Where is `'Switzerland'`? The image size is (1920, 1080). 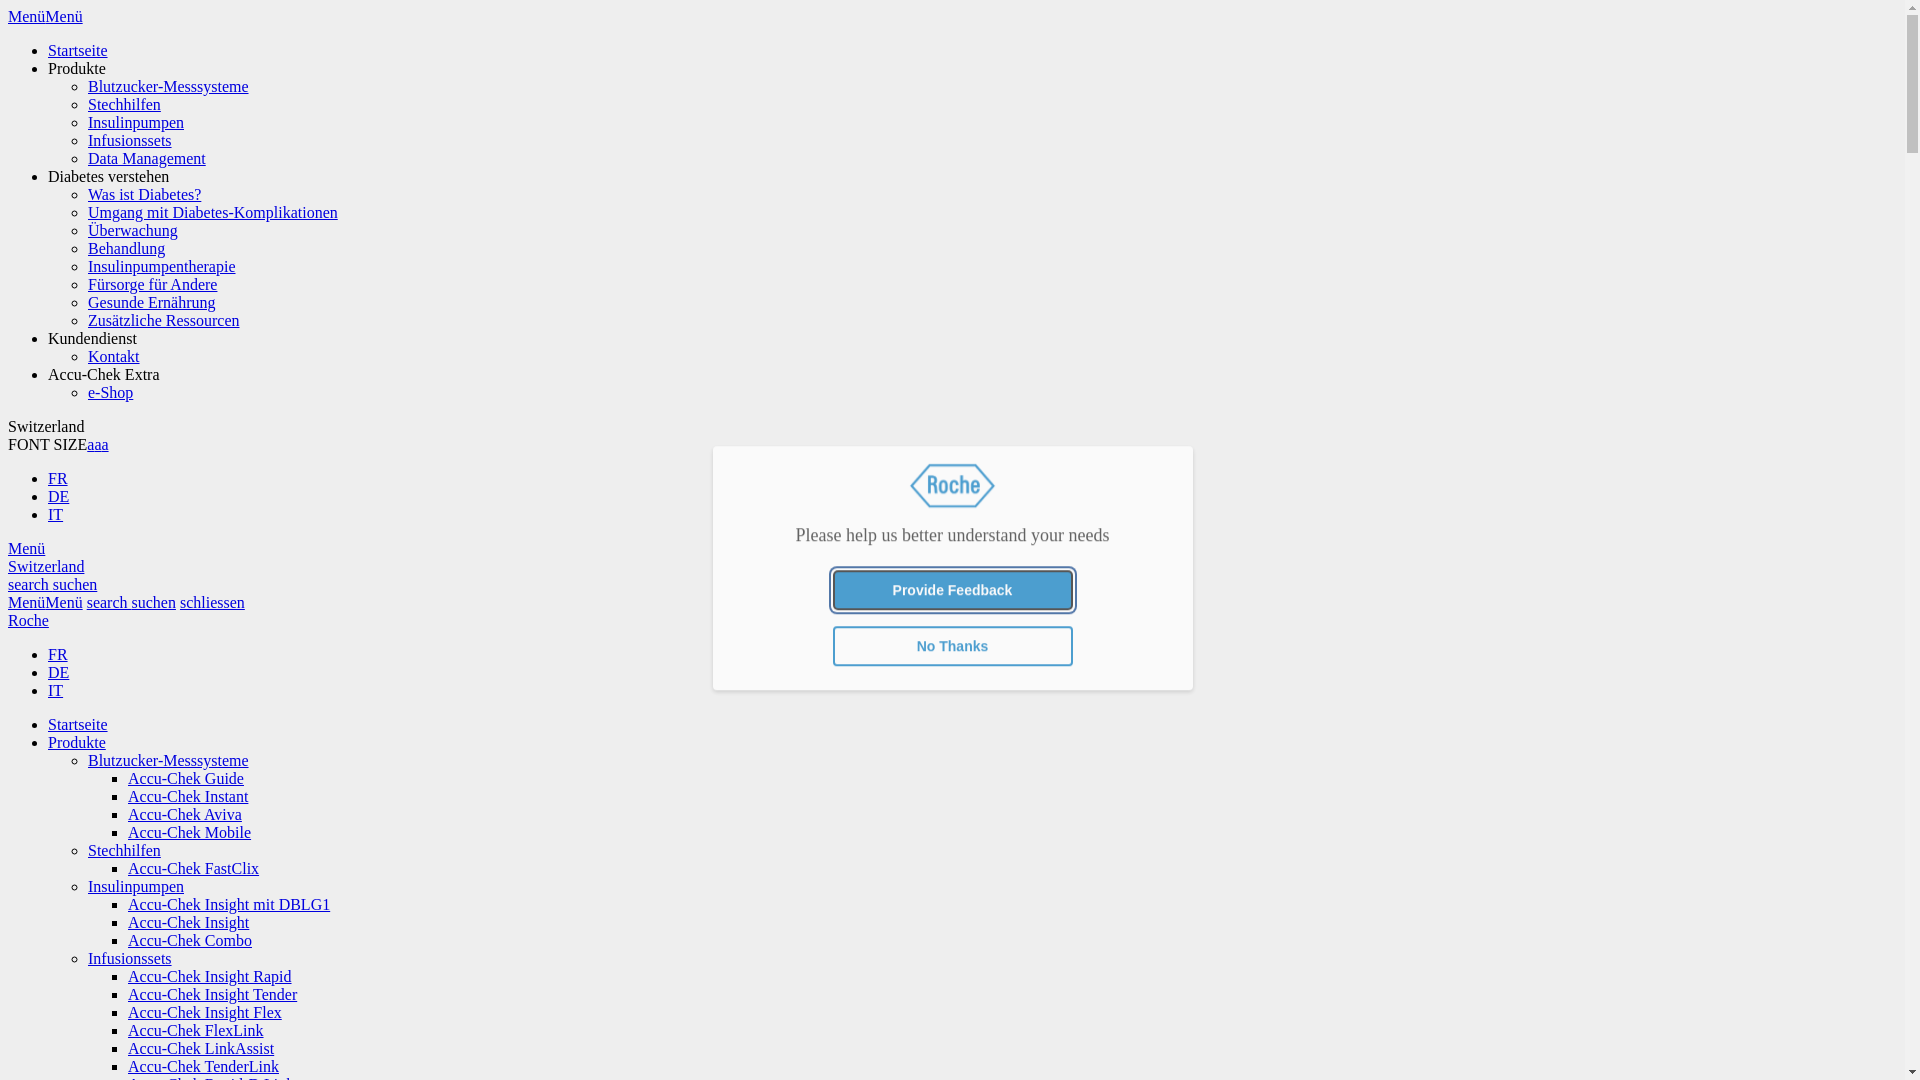
'Switzerland' is located at coordinates (46, 566).